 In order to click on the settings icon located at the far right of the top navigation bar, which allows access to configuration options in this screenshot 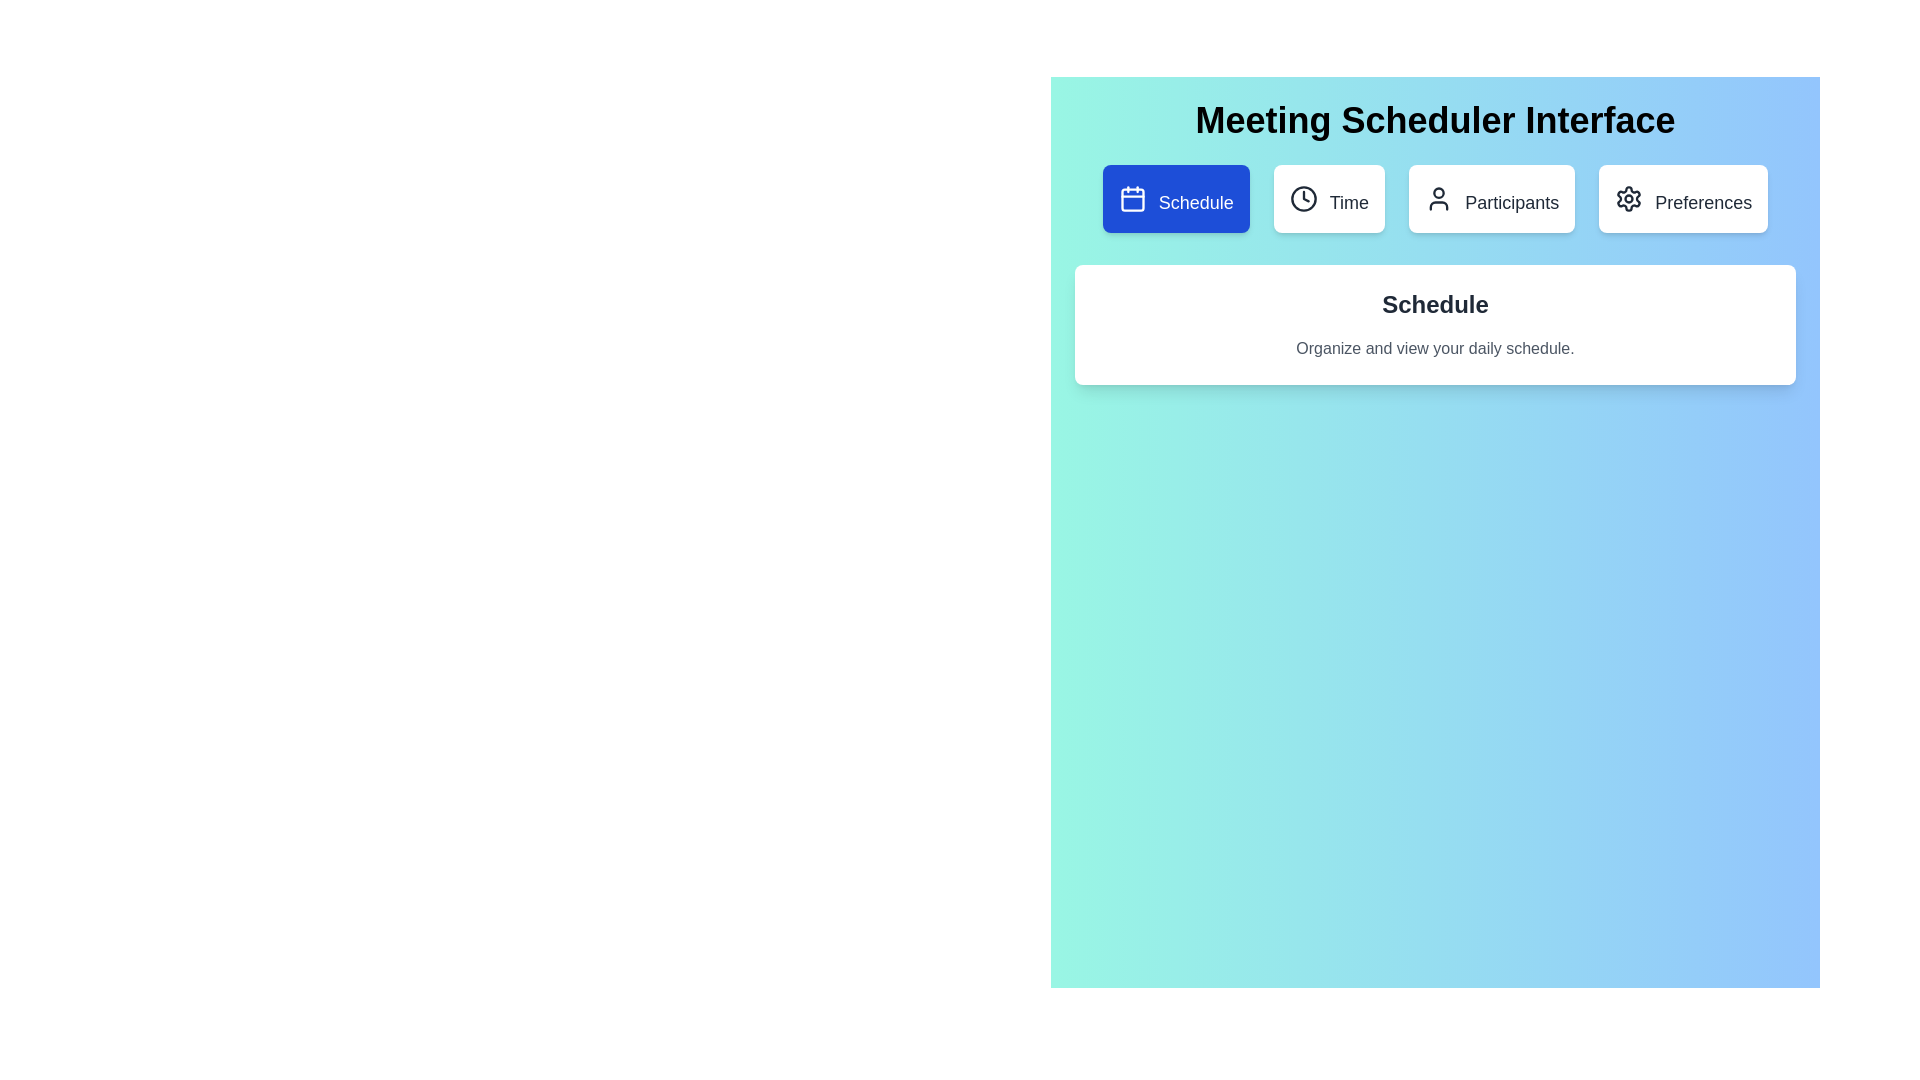, I will do `click(1629, 199)`.